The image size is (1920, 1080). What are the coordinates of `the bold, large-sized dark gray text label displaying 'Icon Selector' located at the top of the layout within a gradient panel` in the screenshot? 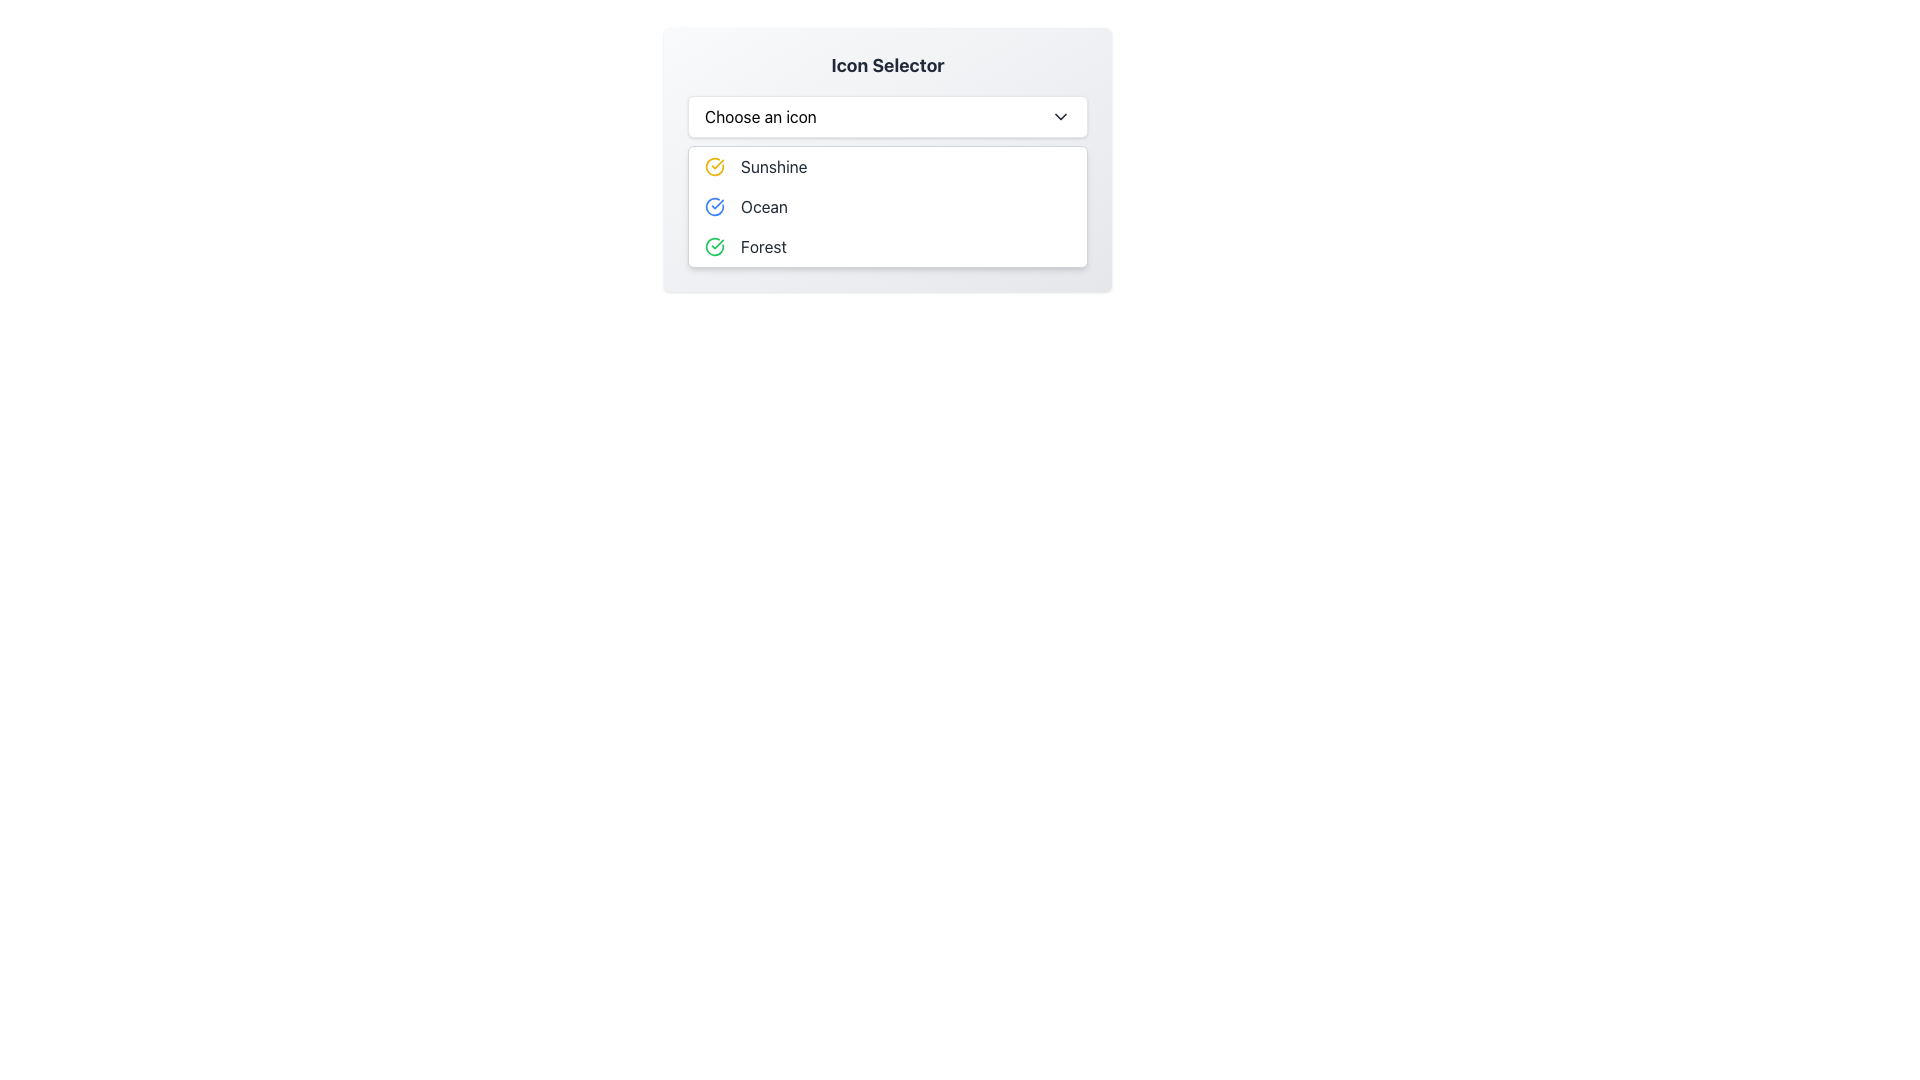 It's located at (887, 64).